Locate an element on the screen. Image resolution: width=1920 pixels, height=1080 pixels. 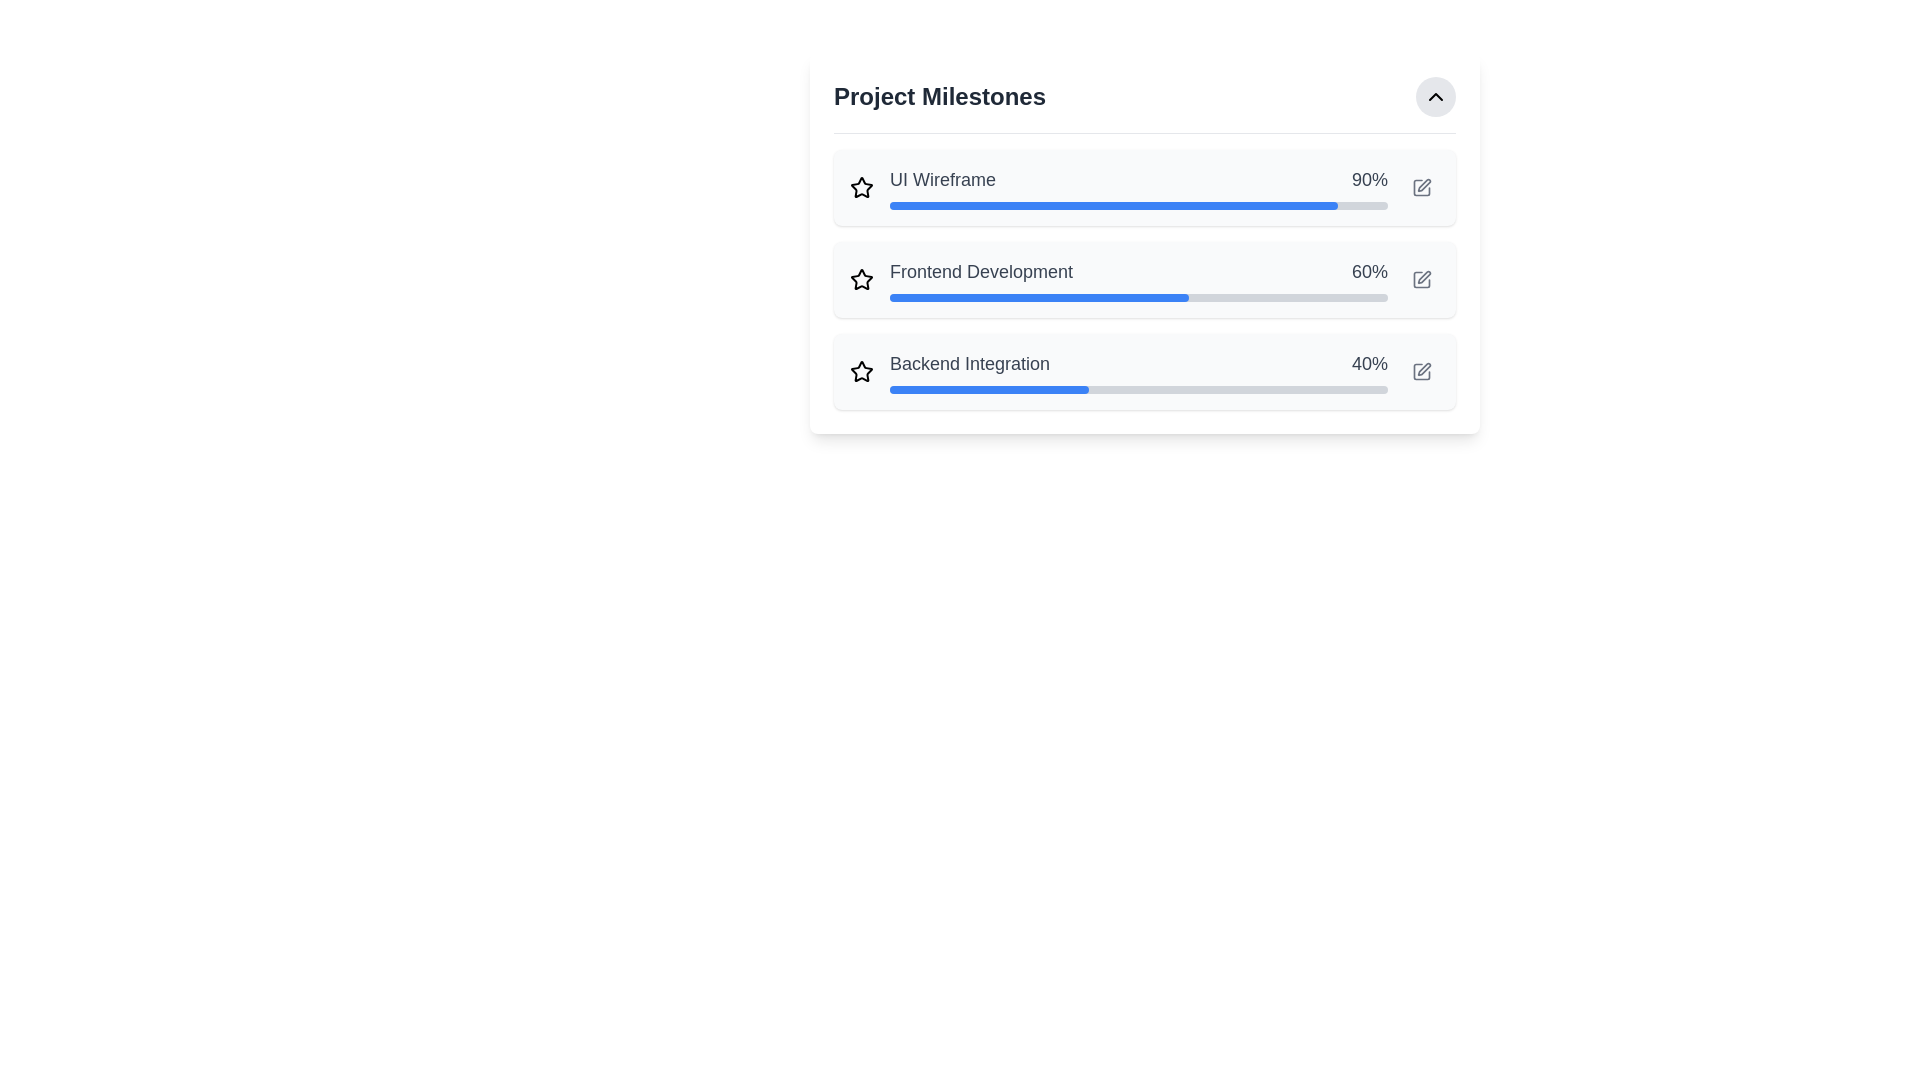
the Text Label that indicates project milestones in the header section of the panel to potentially see additional styling is located at coordinates (939, 96).